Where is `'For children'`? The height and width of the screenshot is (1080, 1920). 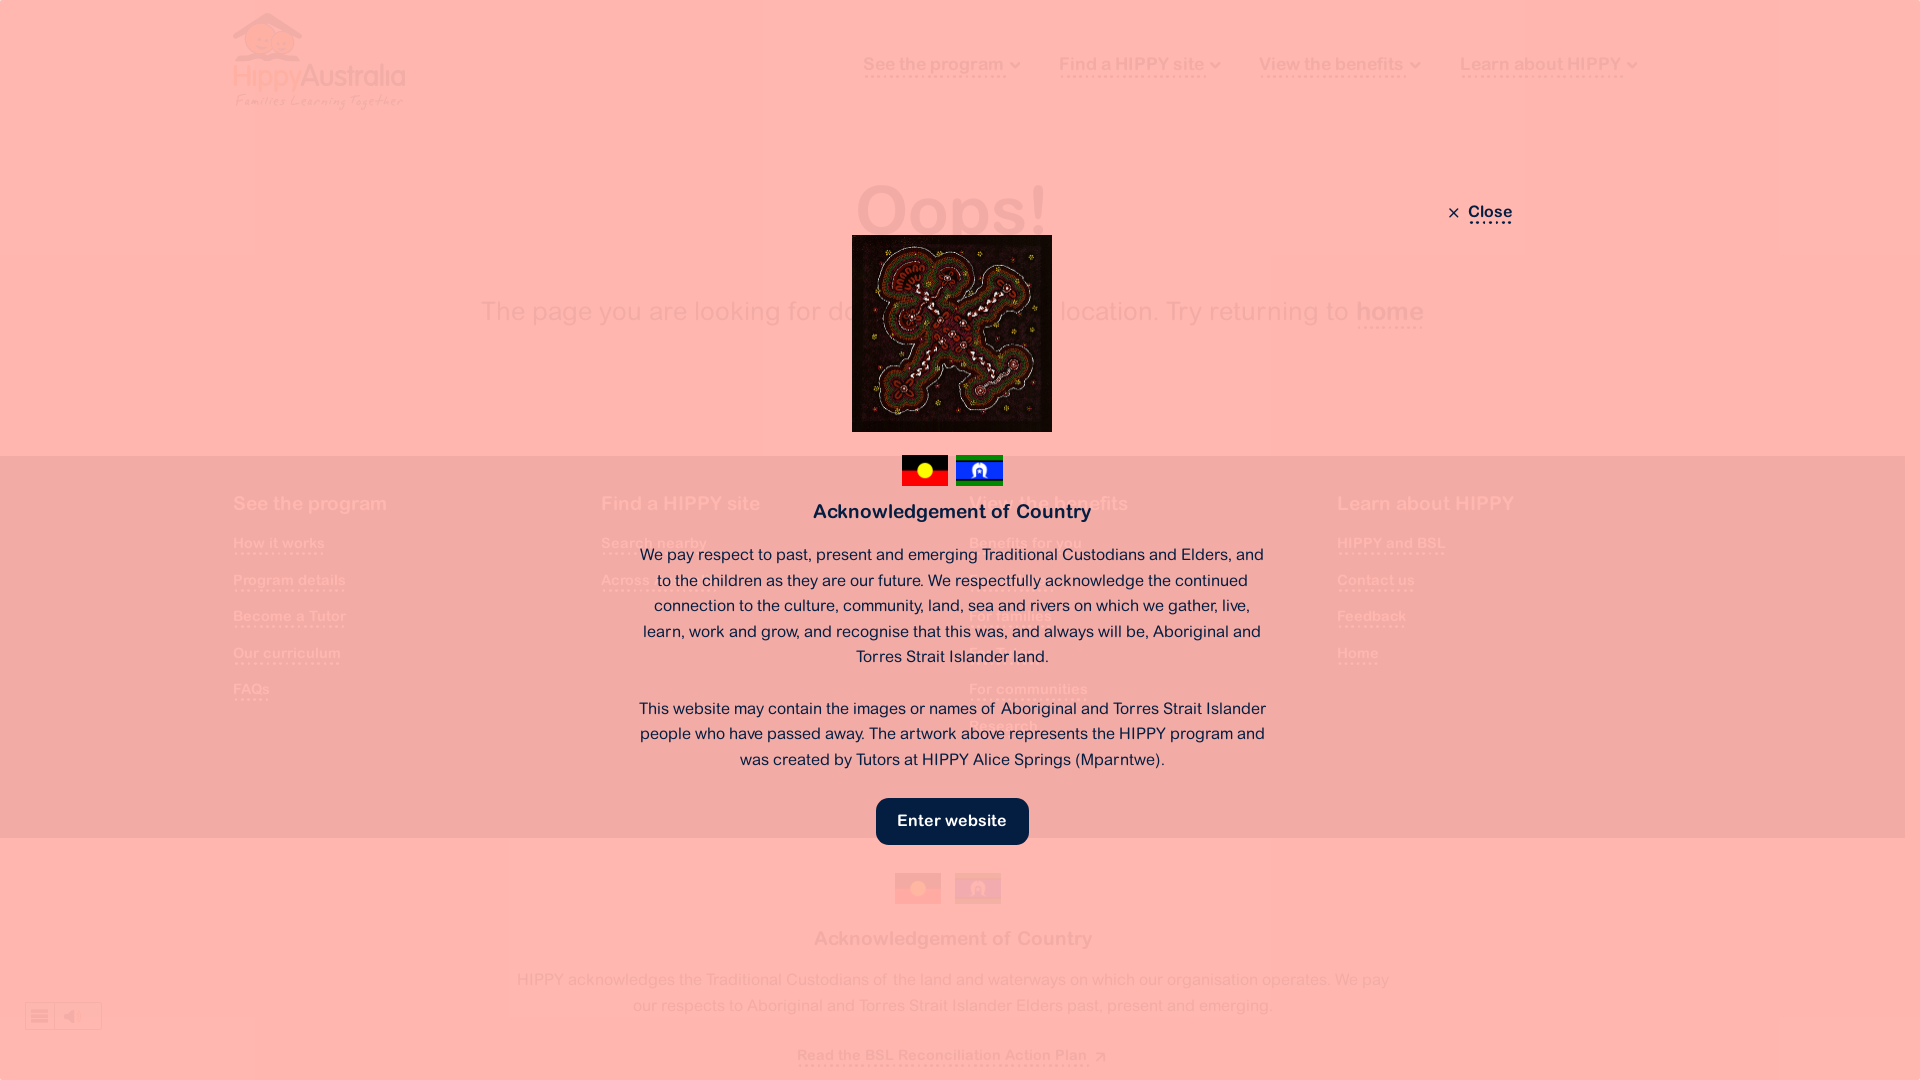 'For children' is located at coordinates (968, 579).